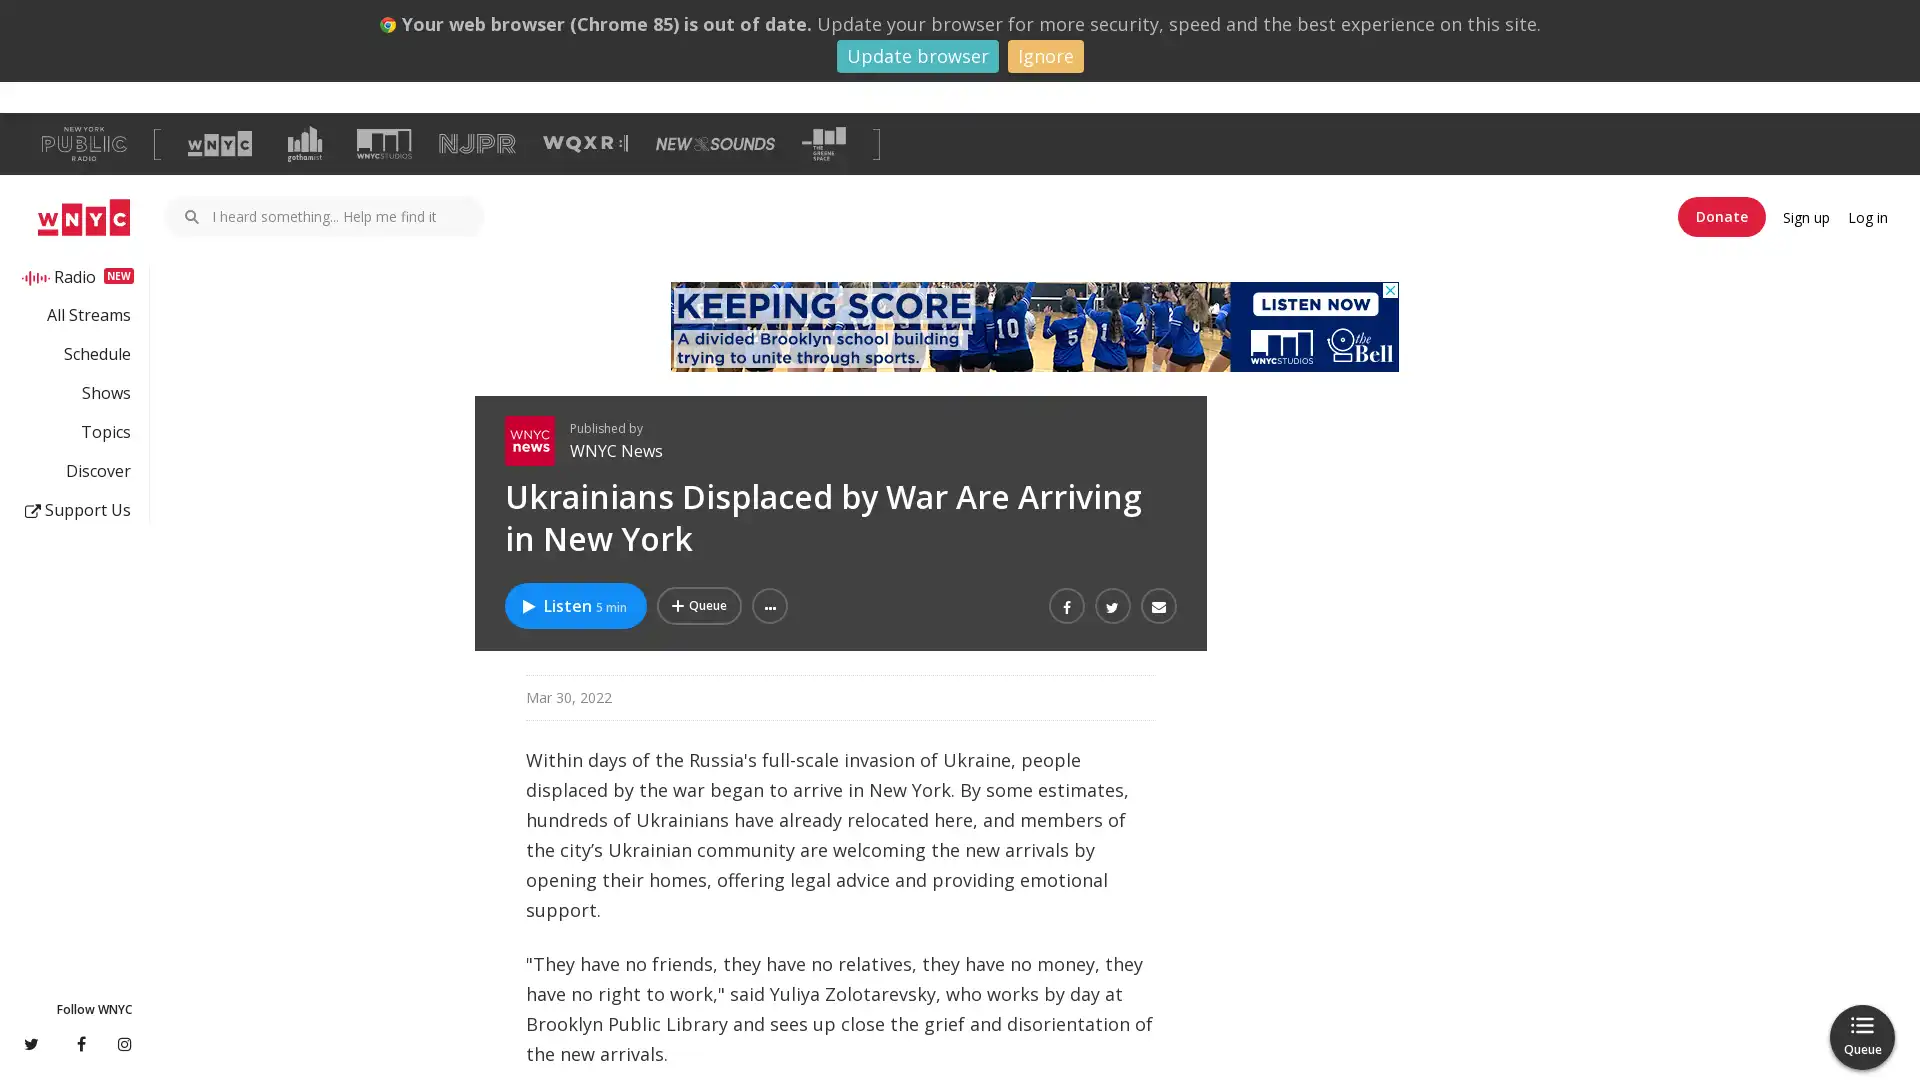  What do you see at coordinates (575, 604) in the screenshot?
I see `Listen to Ukrainians Displaced by War Are Arriving in New York` at bounding box center [575, 604].